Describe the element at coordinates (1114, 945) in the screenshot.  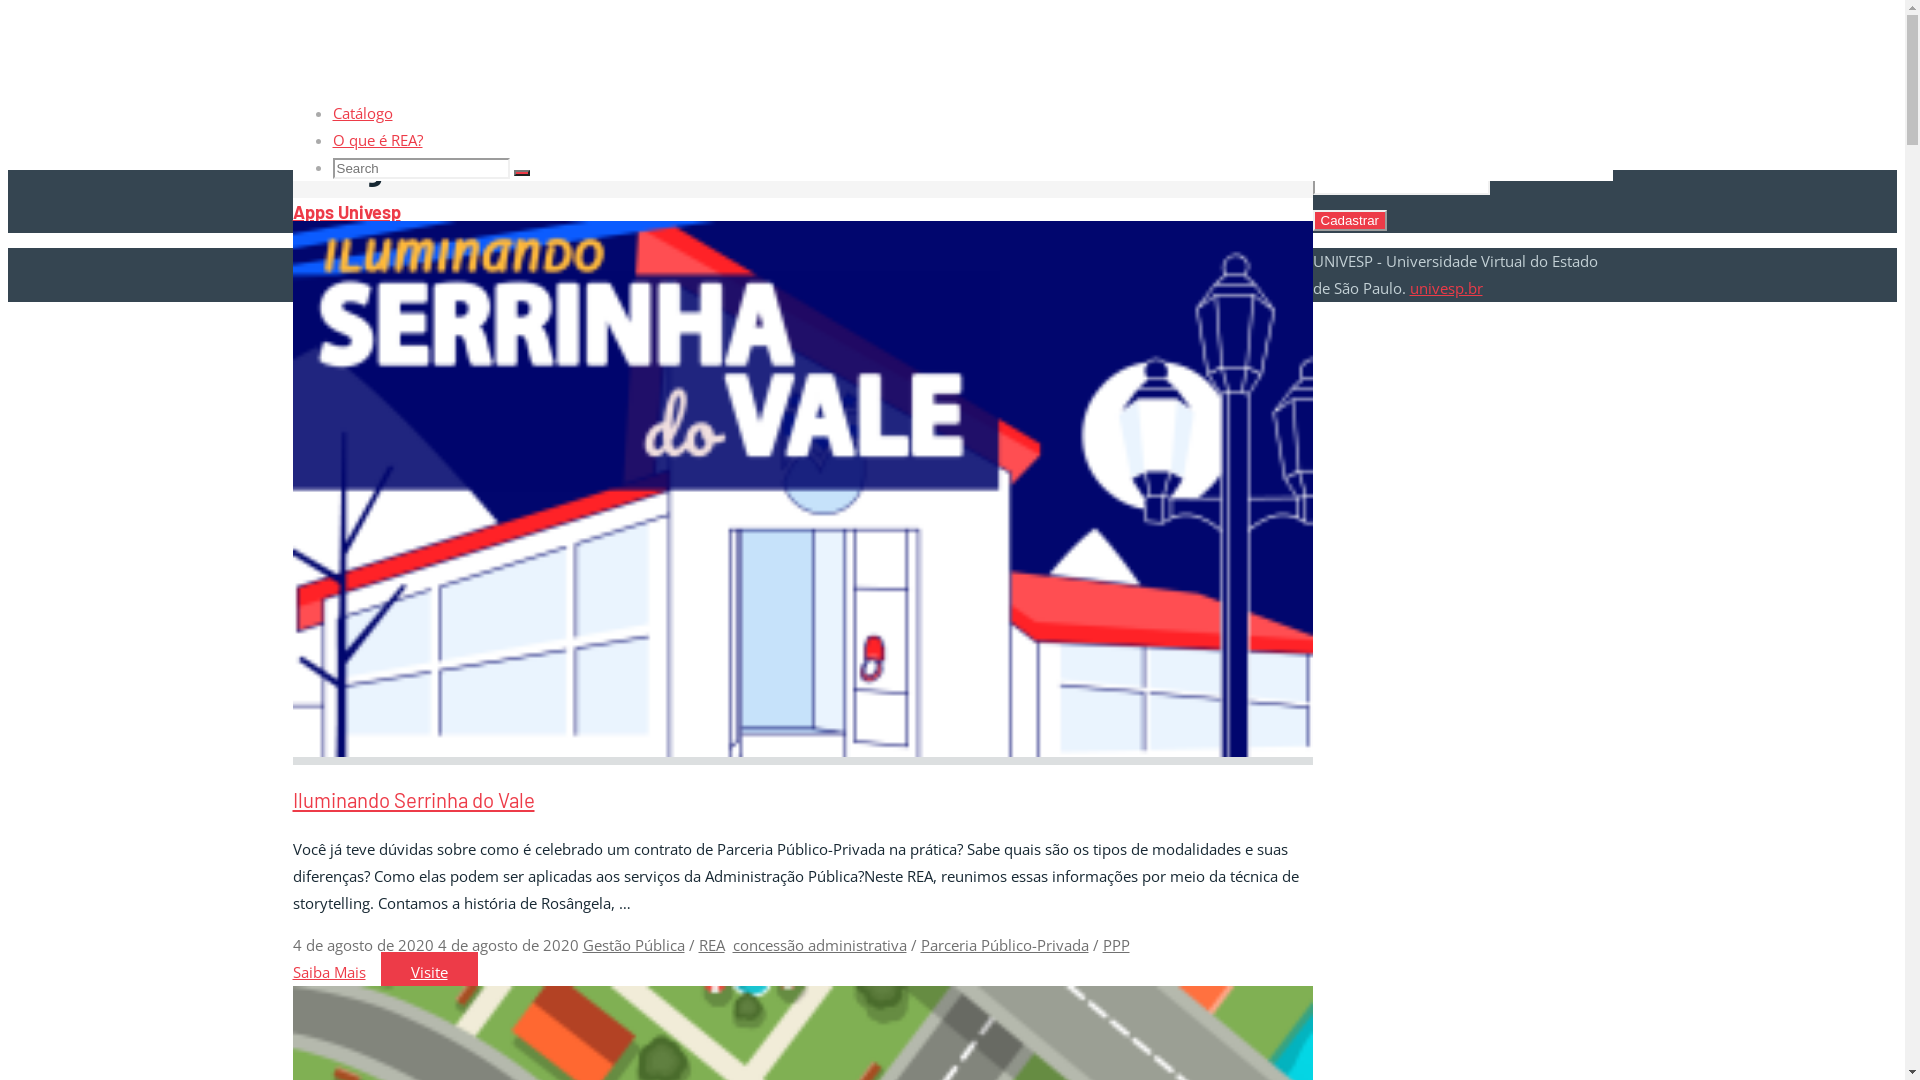
I see `'PPP'` at that location.